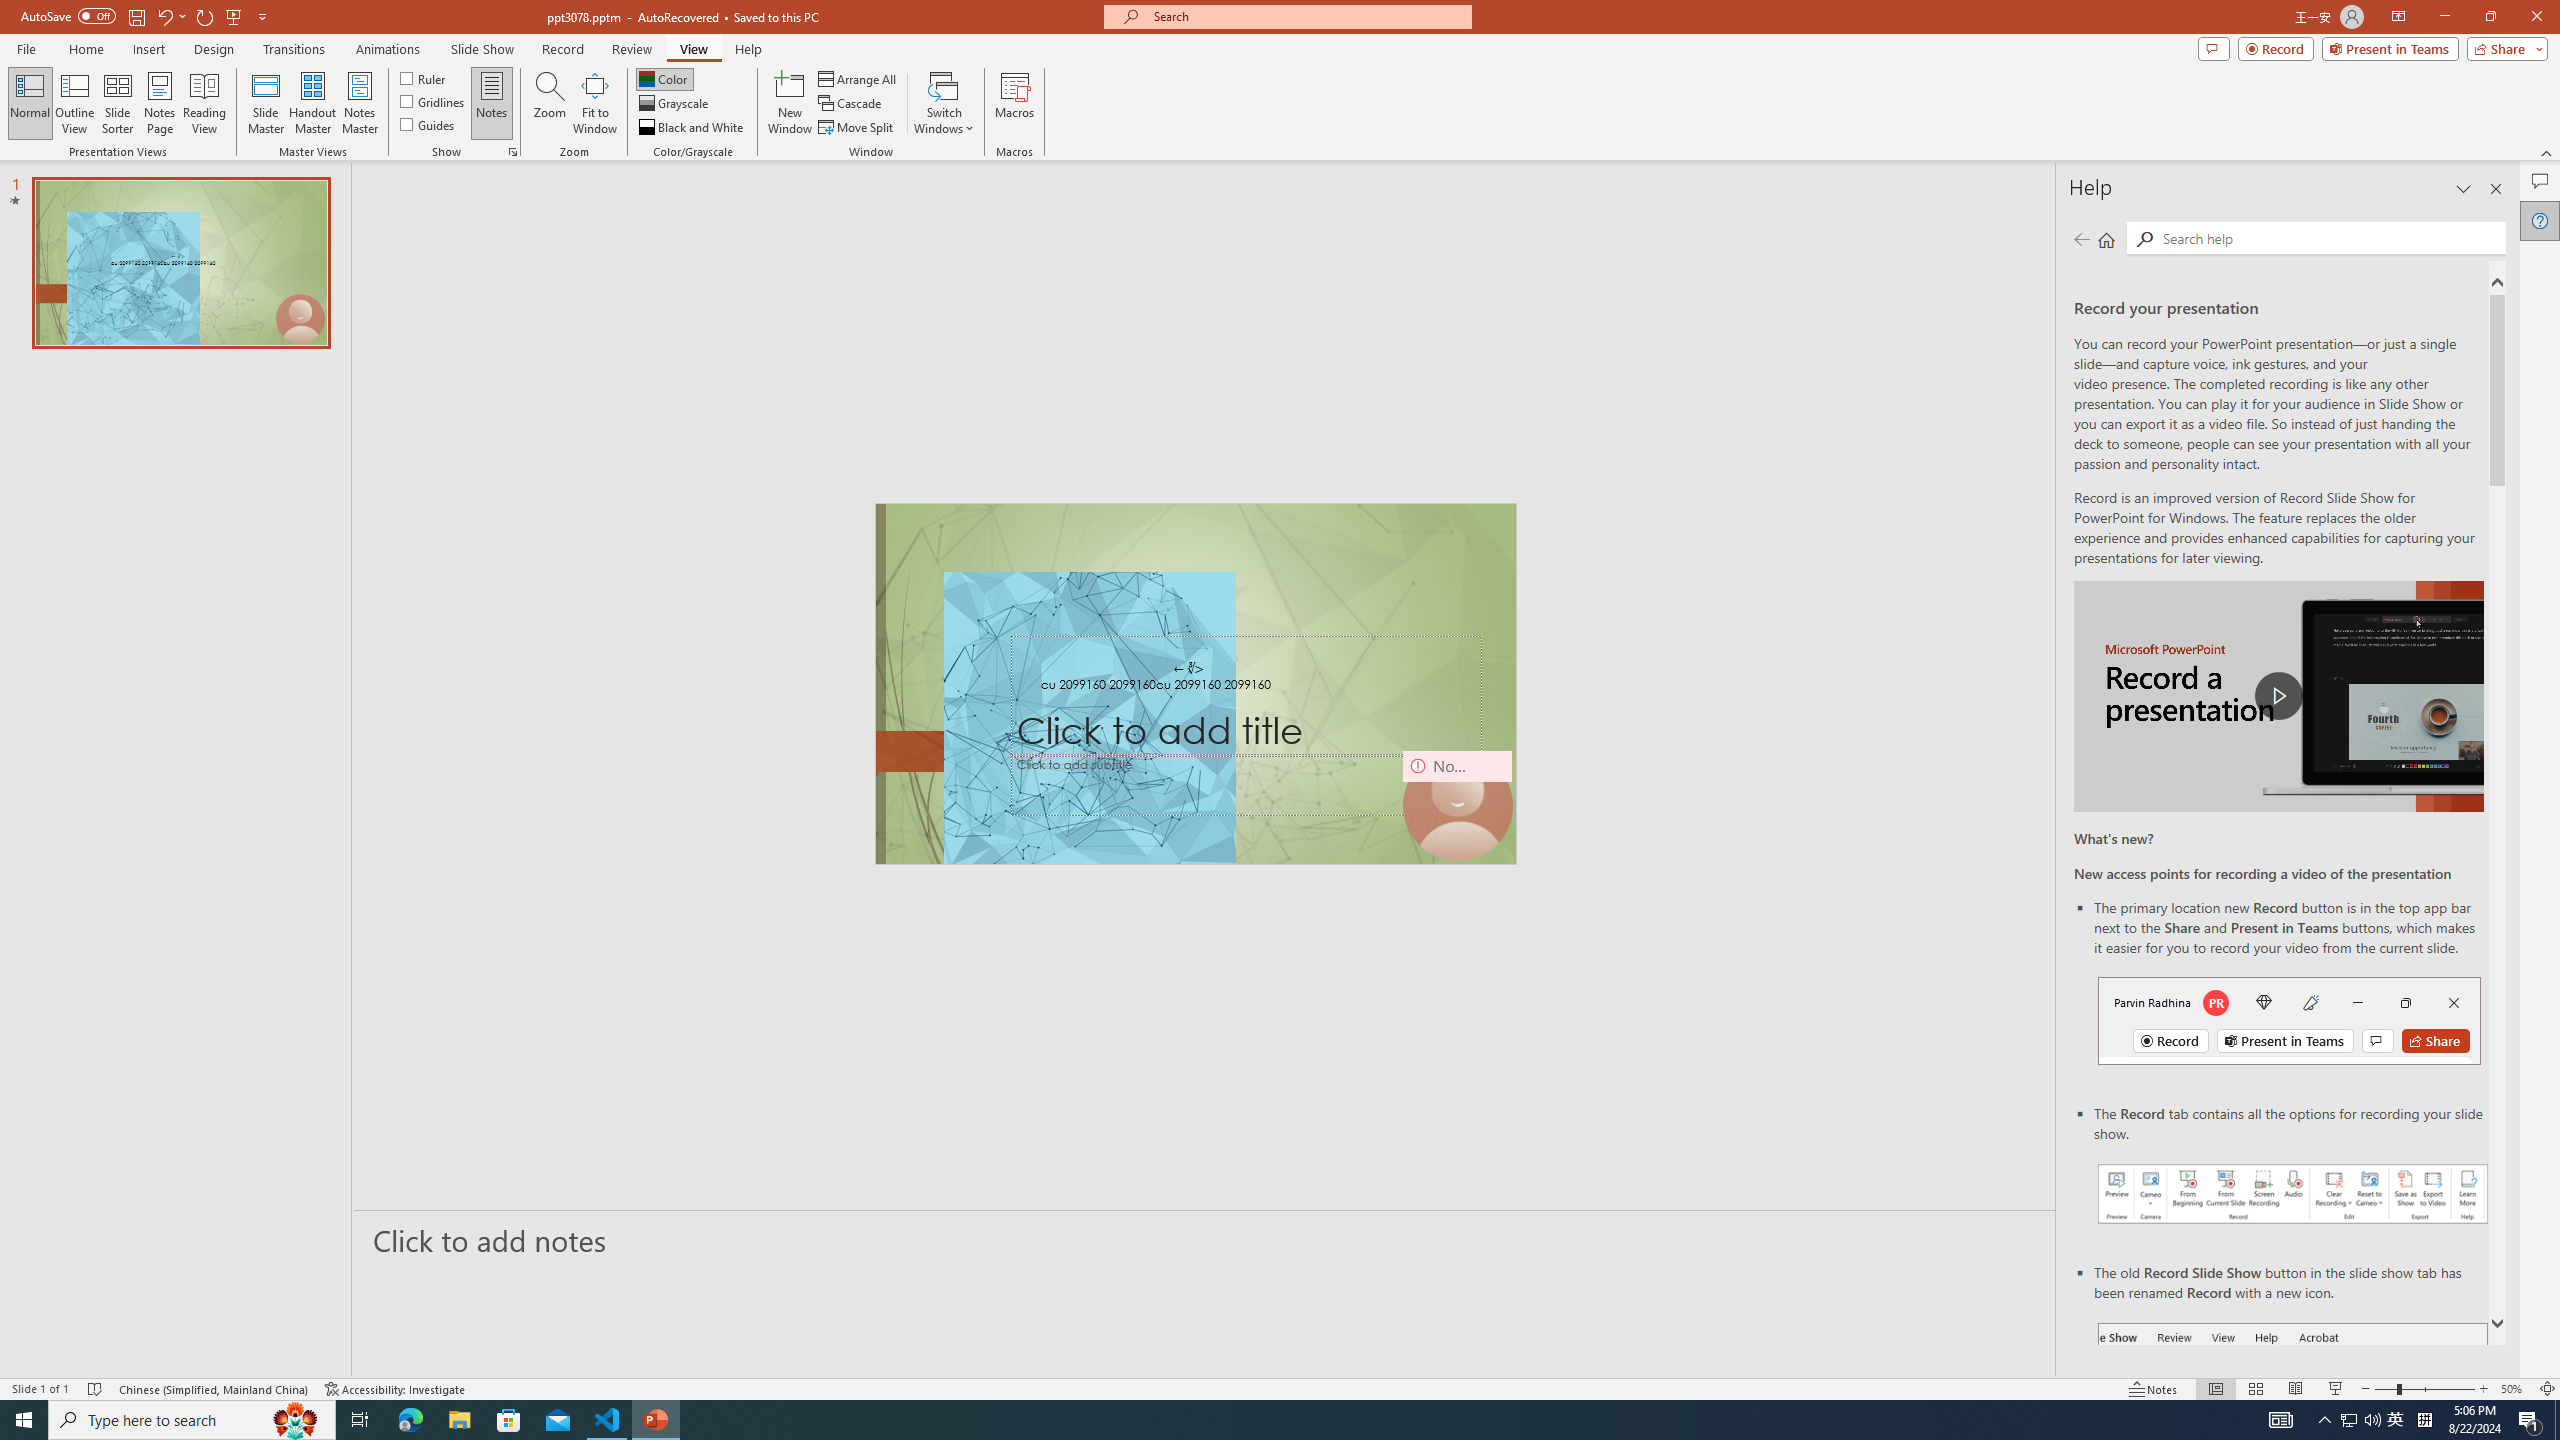 This screenshot has width=2560, height=1440. Describe the element at coordinates (2278, 696) in the screenshot. I see `'play Record a Presentation'` at that location.